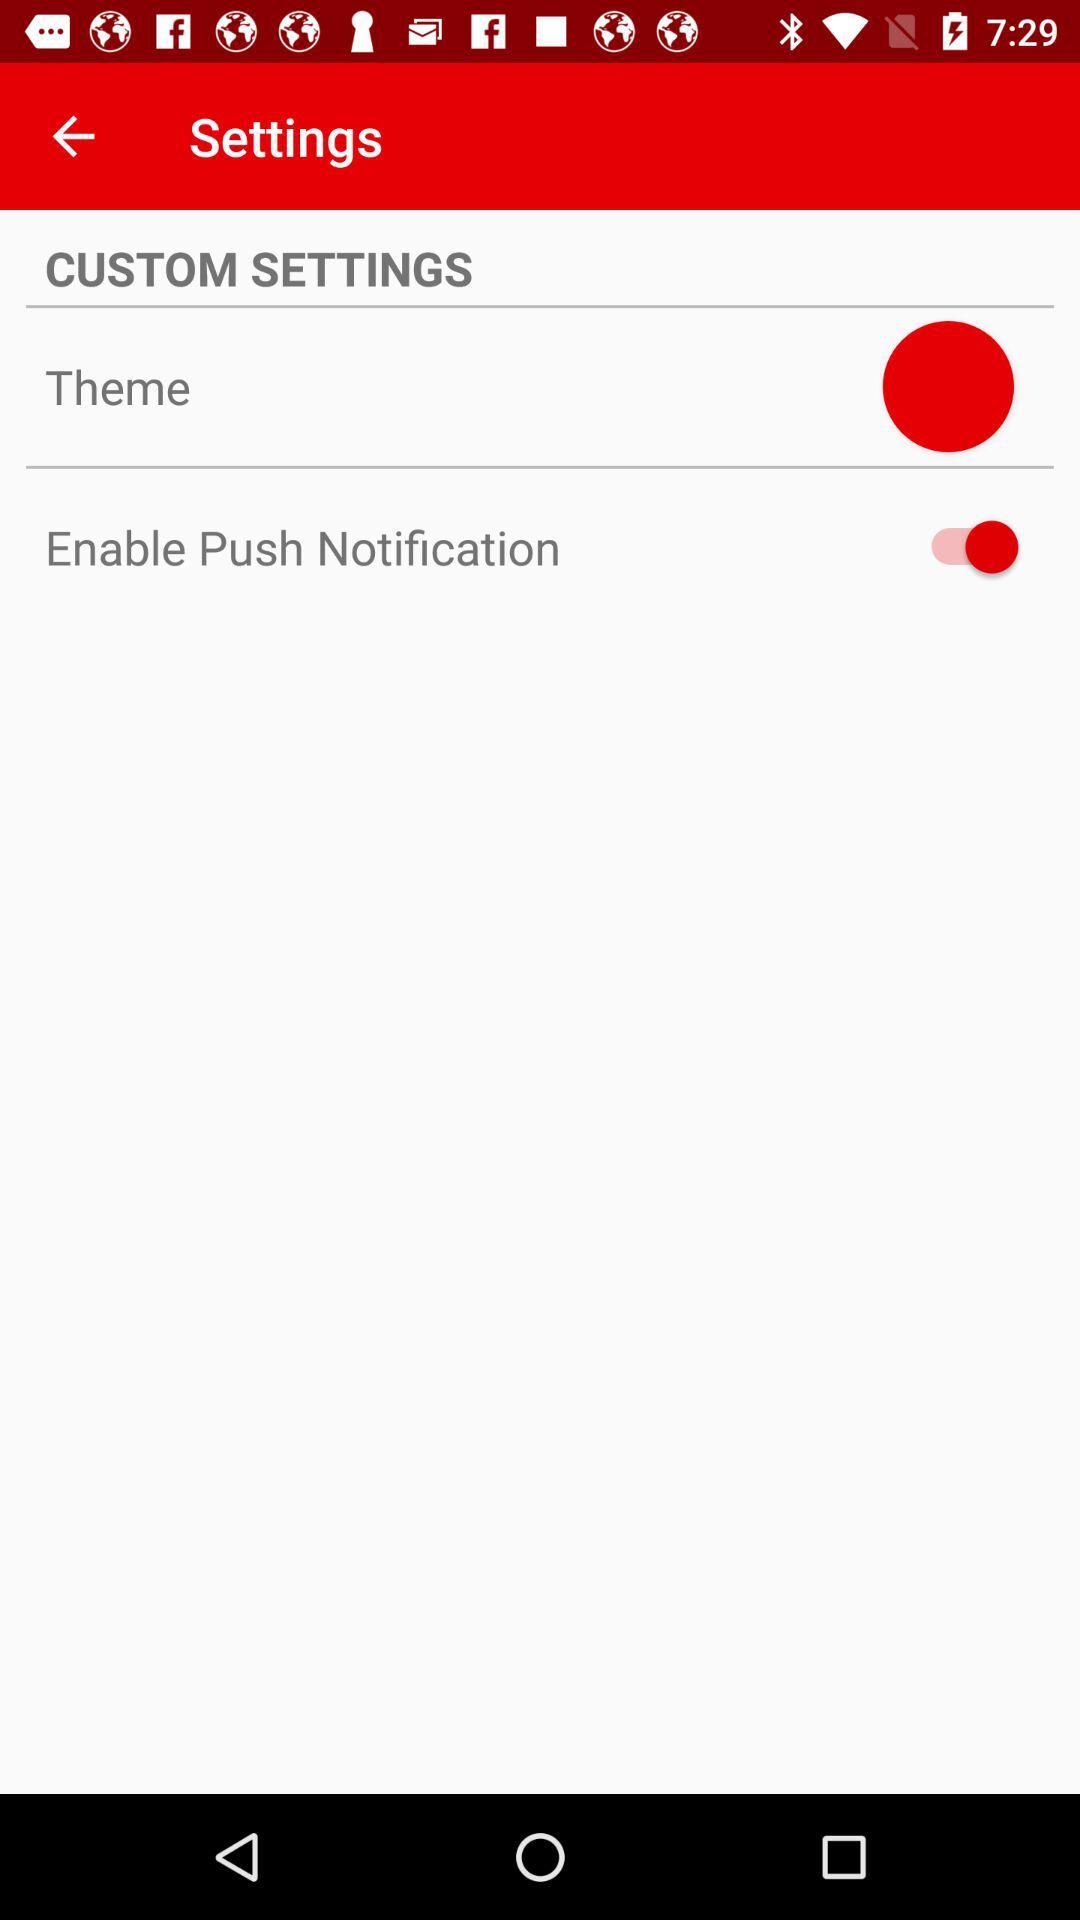 The width and height of the screenshot is (1080, 1920). What do you see at coordinates (964, 547) in the screenshot?
I see `push notifications` at bounding box center [964, 547].